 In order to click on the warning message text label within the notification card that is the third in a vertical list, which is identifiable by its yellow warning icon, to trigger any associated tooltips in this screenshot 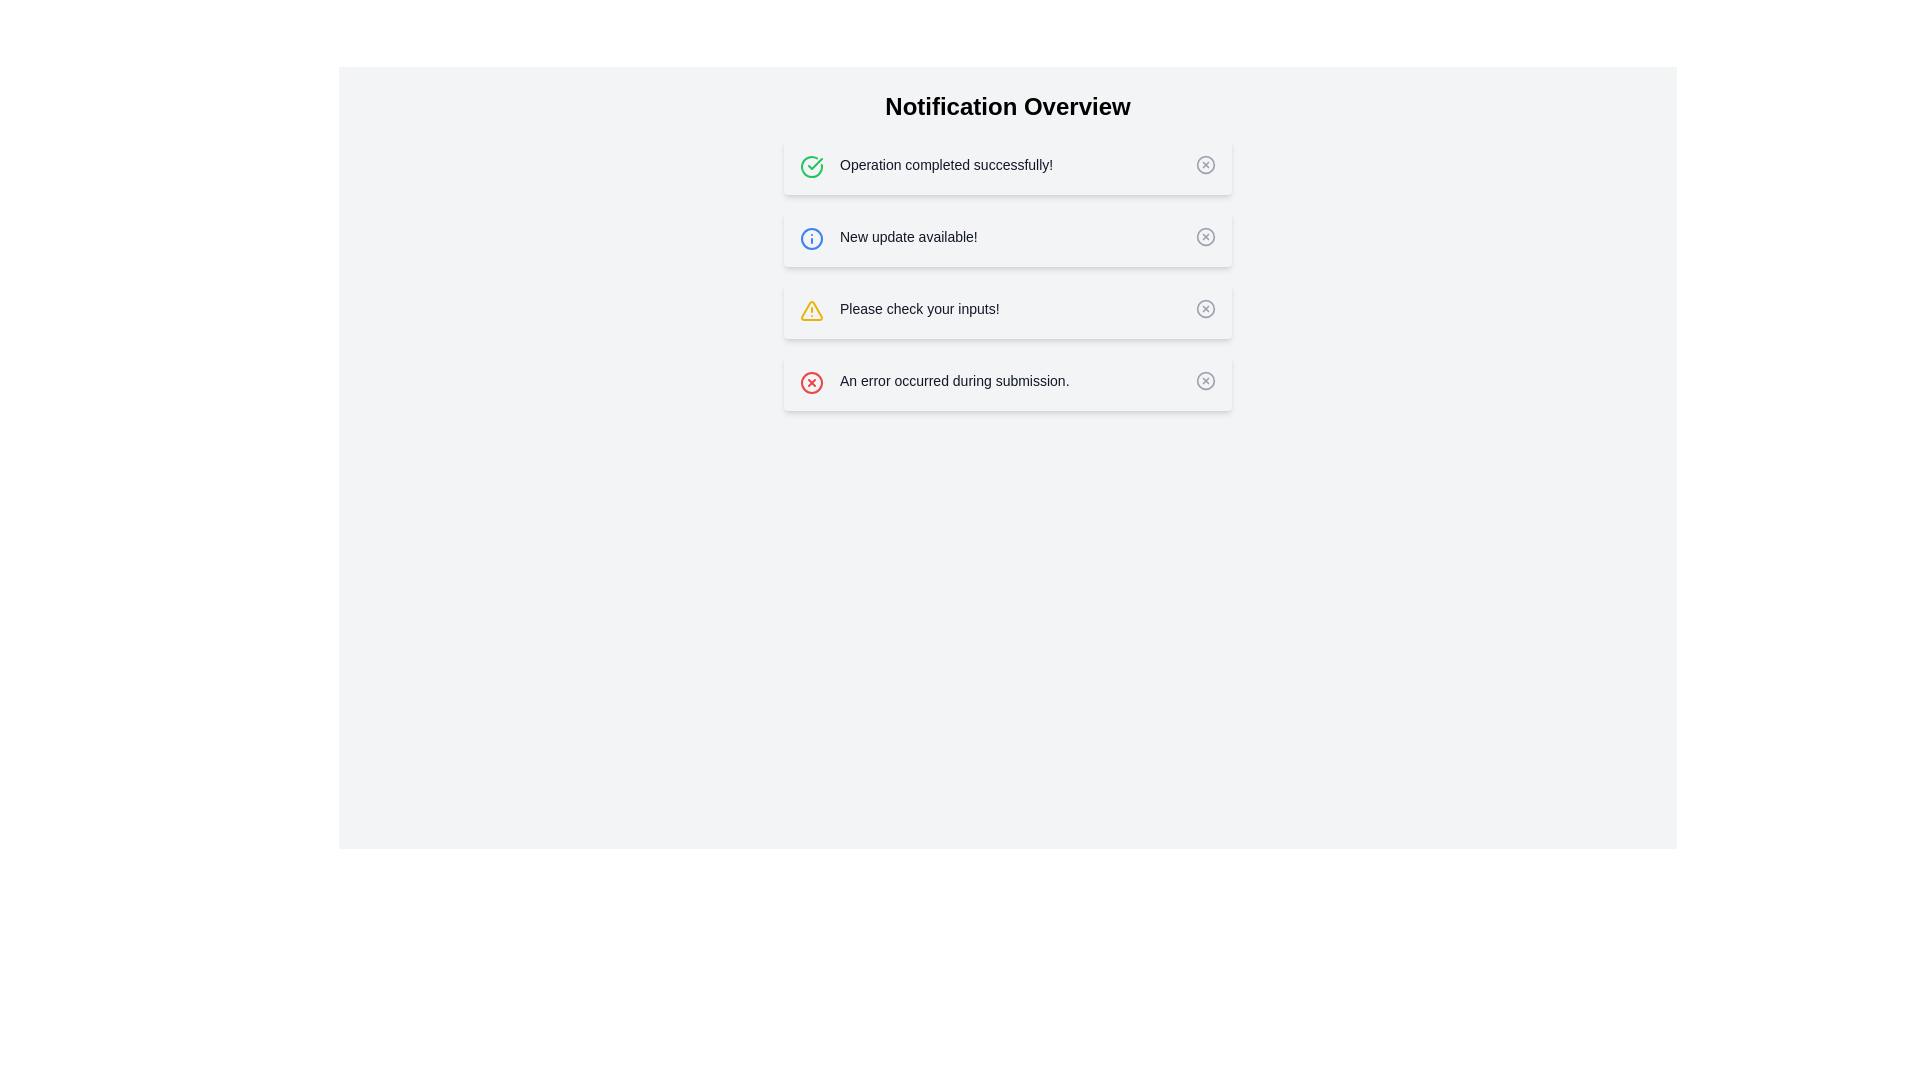, I will do `click(918, 308)`.